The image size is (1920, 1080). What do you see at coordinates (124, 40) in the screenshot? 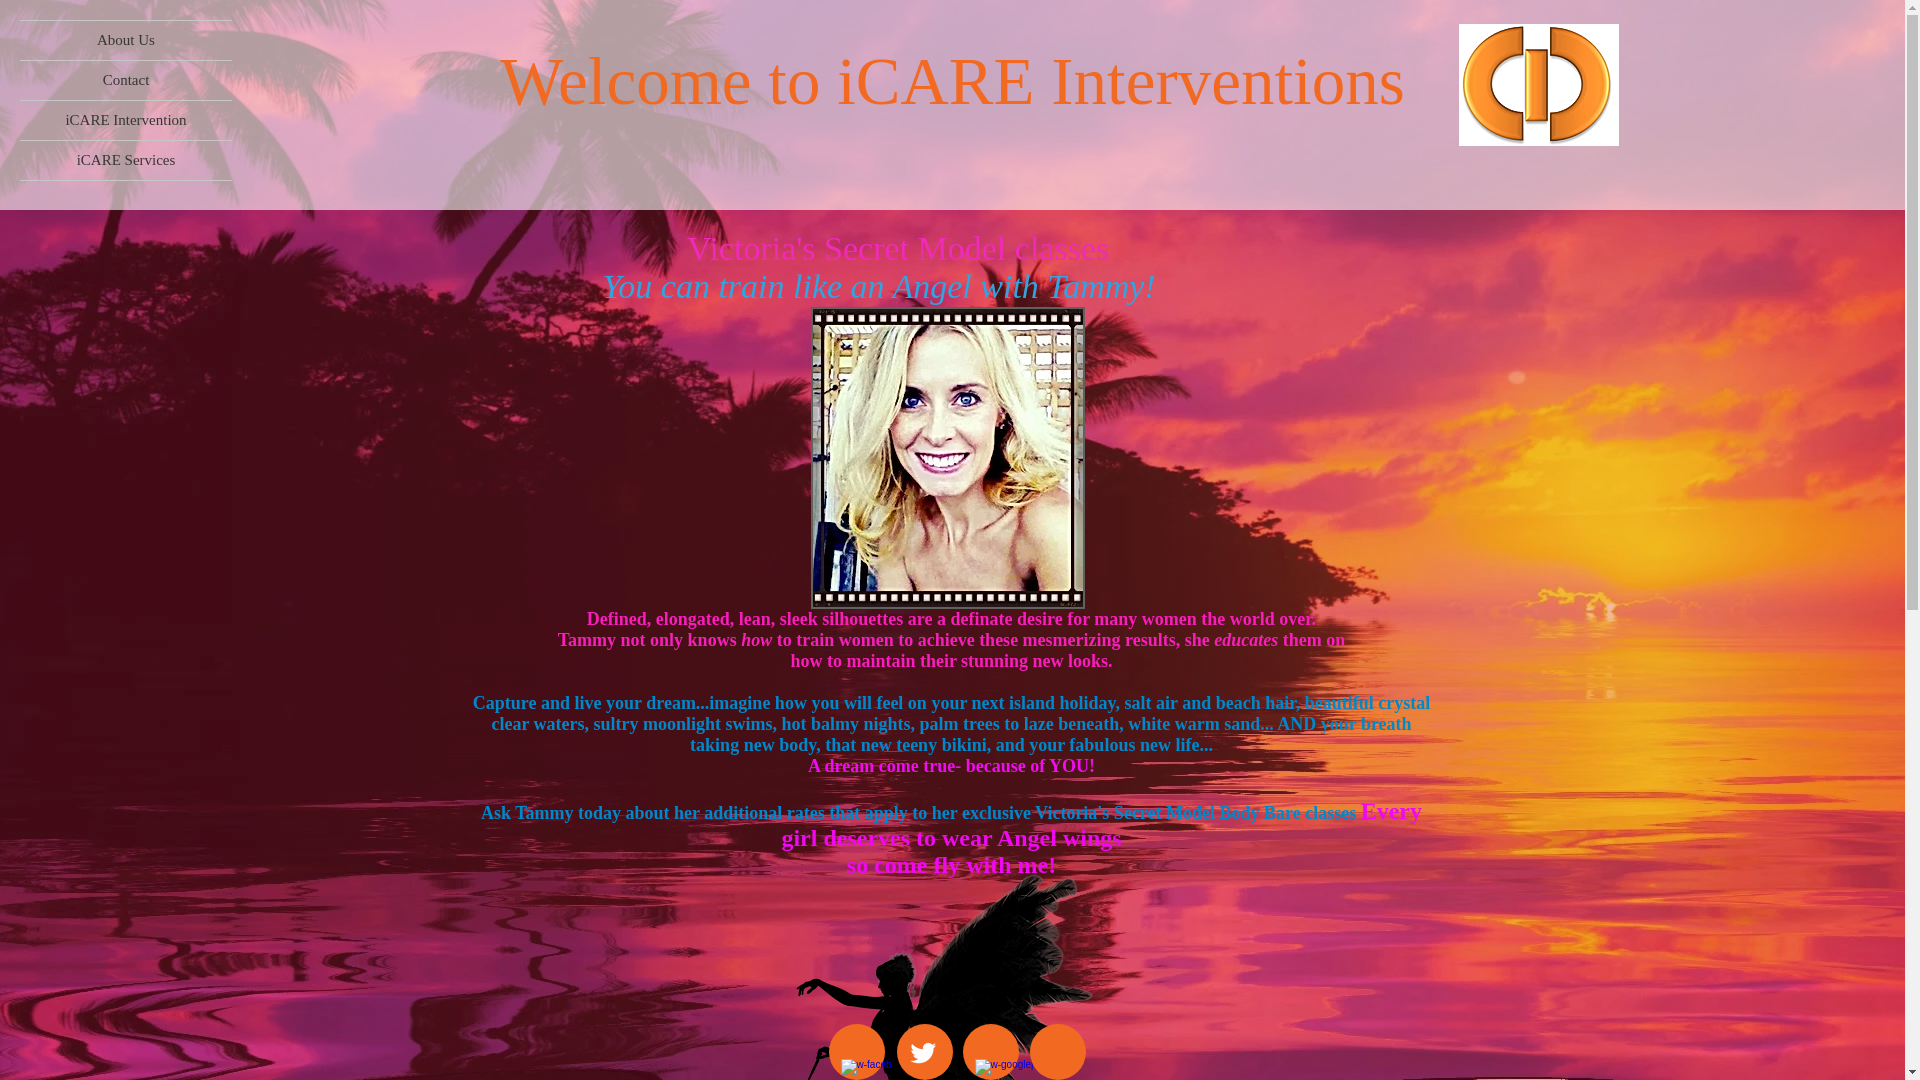
I see `'About Us'` at bounding box center [124, 40].